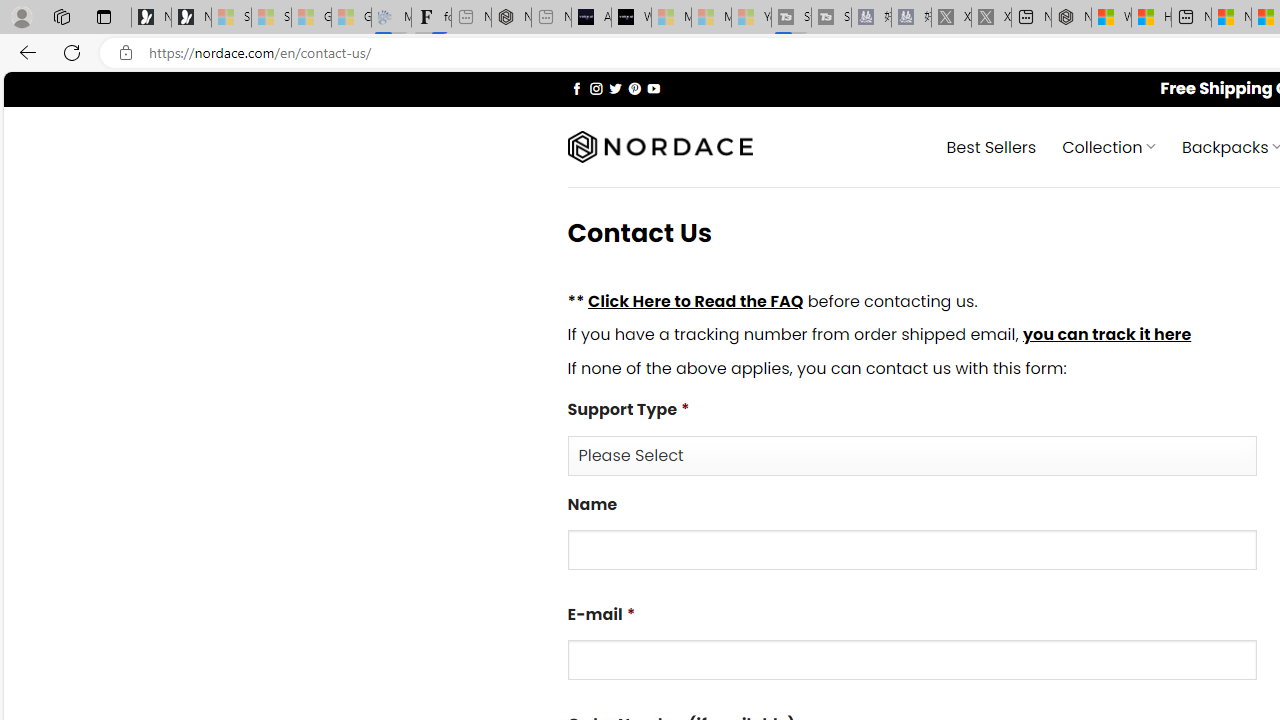  What do you see at coordinates (991, 17) in the screenshot?
I see `'X - Sleeping'` at bounding box center [991, 17].